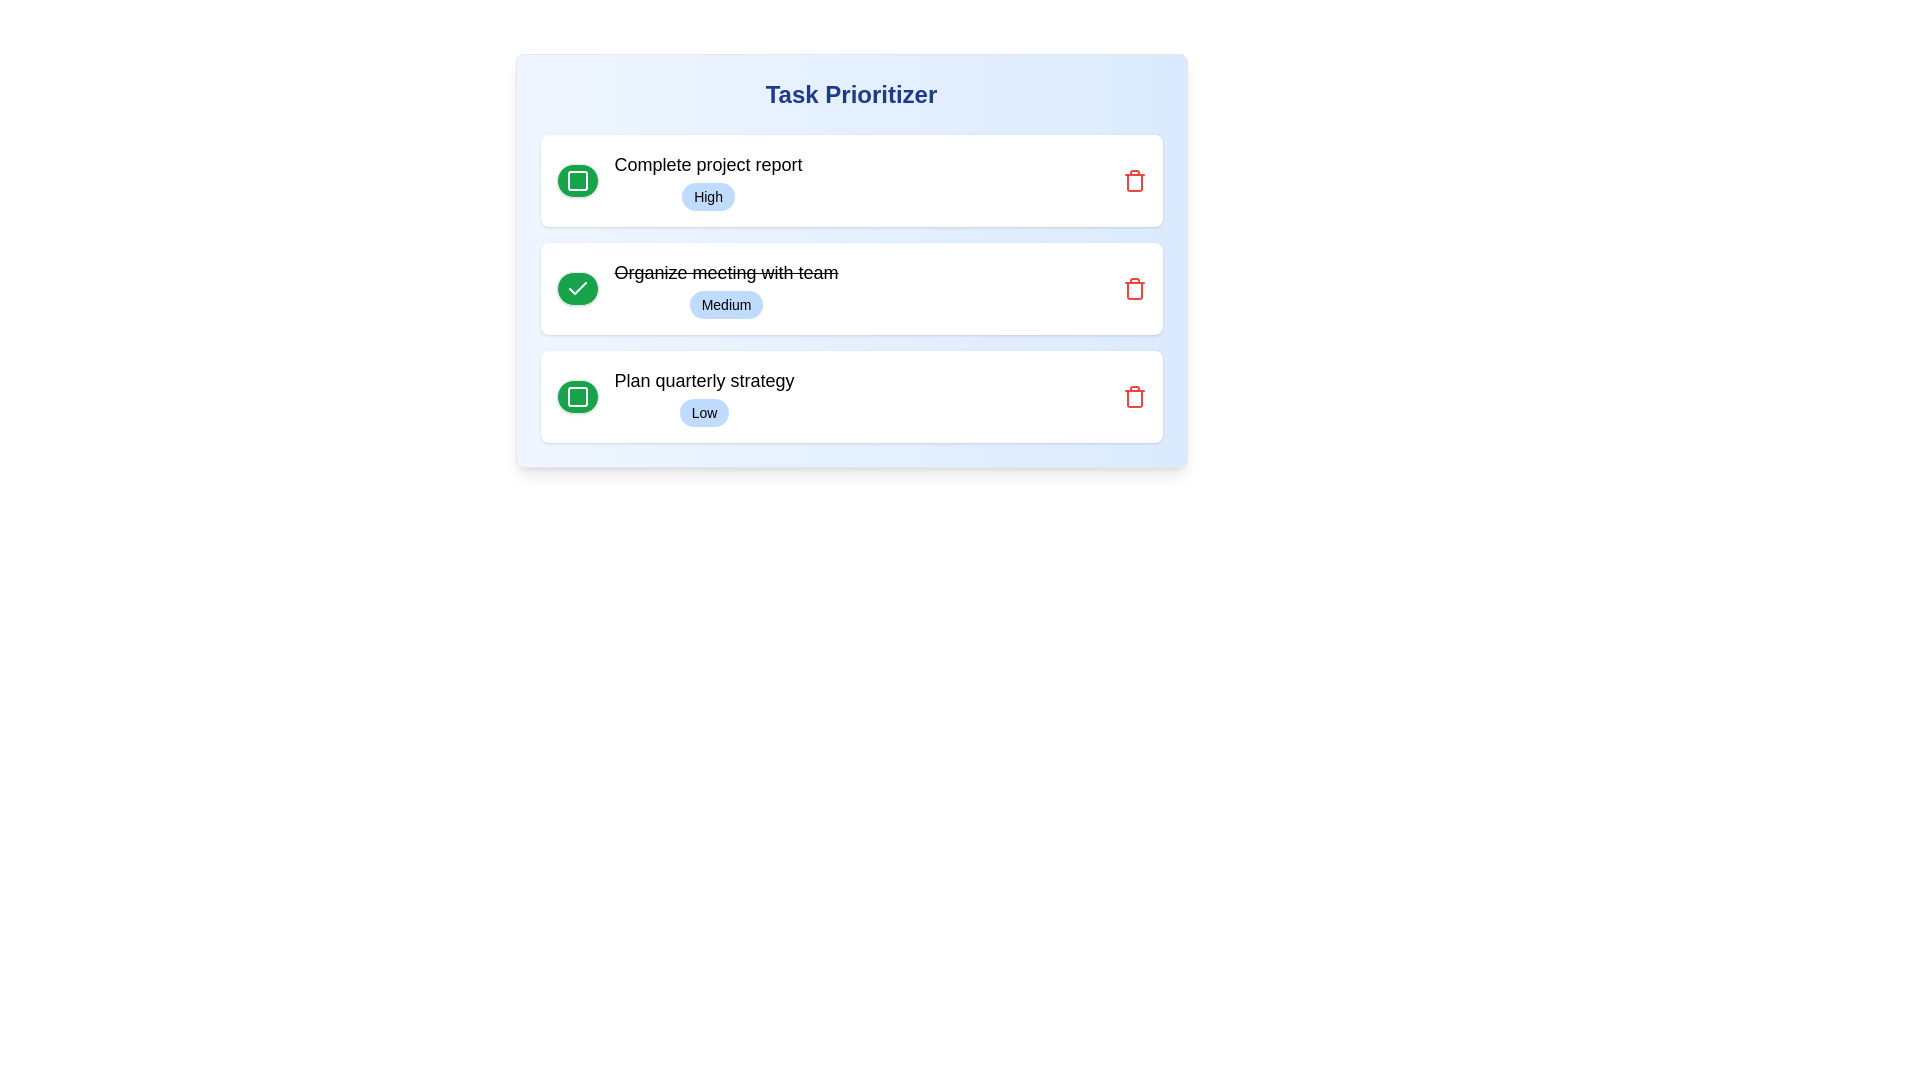 This screenshot has height=1080, width=1920. I want to click on 'High' priority label located to the right of the 'Complete project report' label in the first item of the task list, so click(708, 196).